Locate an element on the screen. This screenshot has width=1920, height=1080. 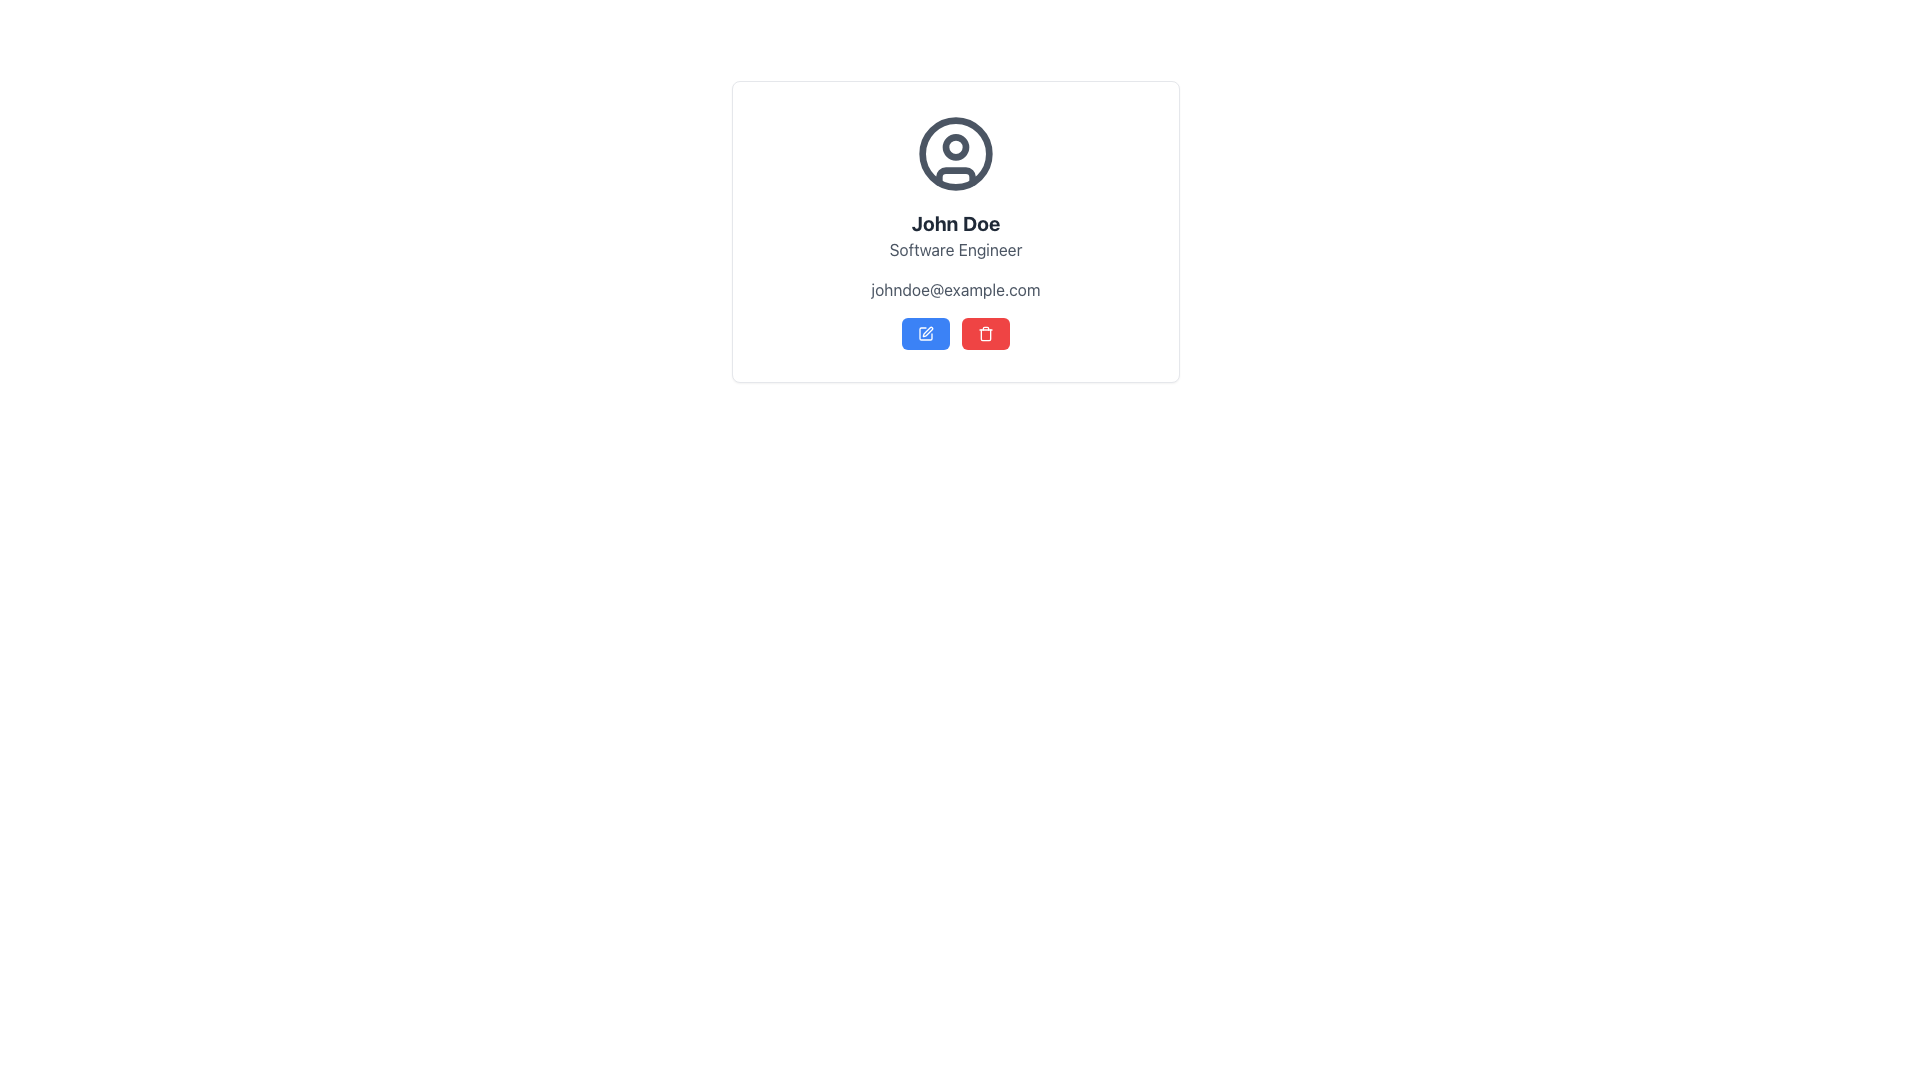
the user profile icon located at the top of the card layout, which visually identifies the user and is centered above the textual information is located at coordinates (954, 153).